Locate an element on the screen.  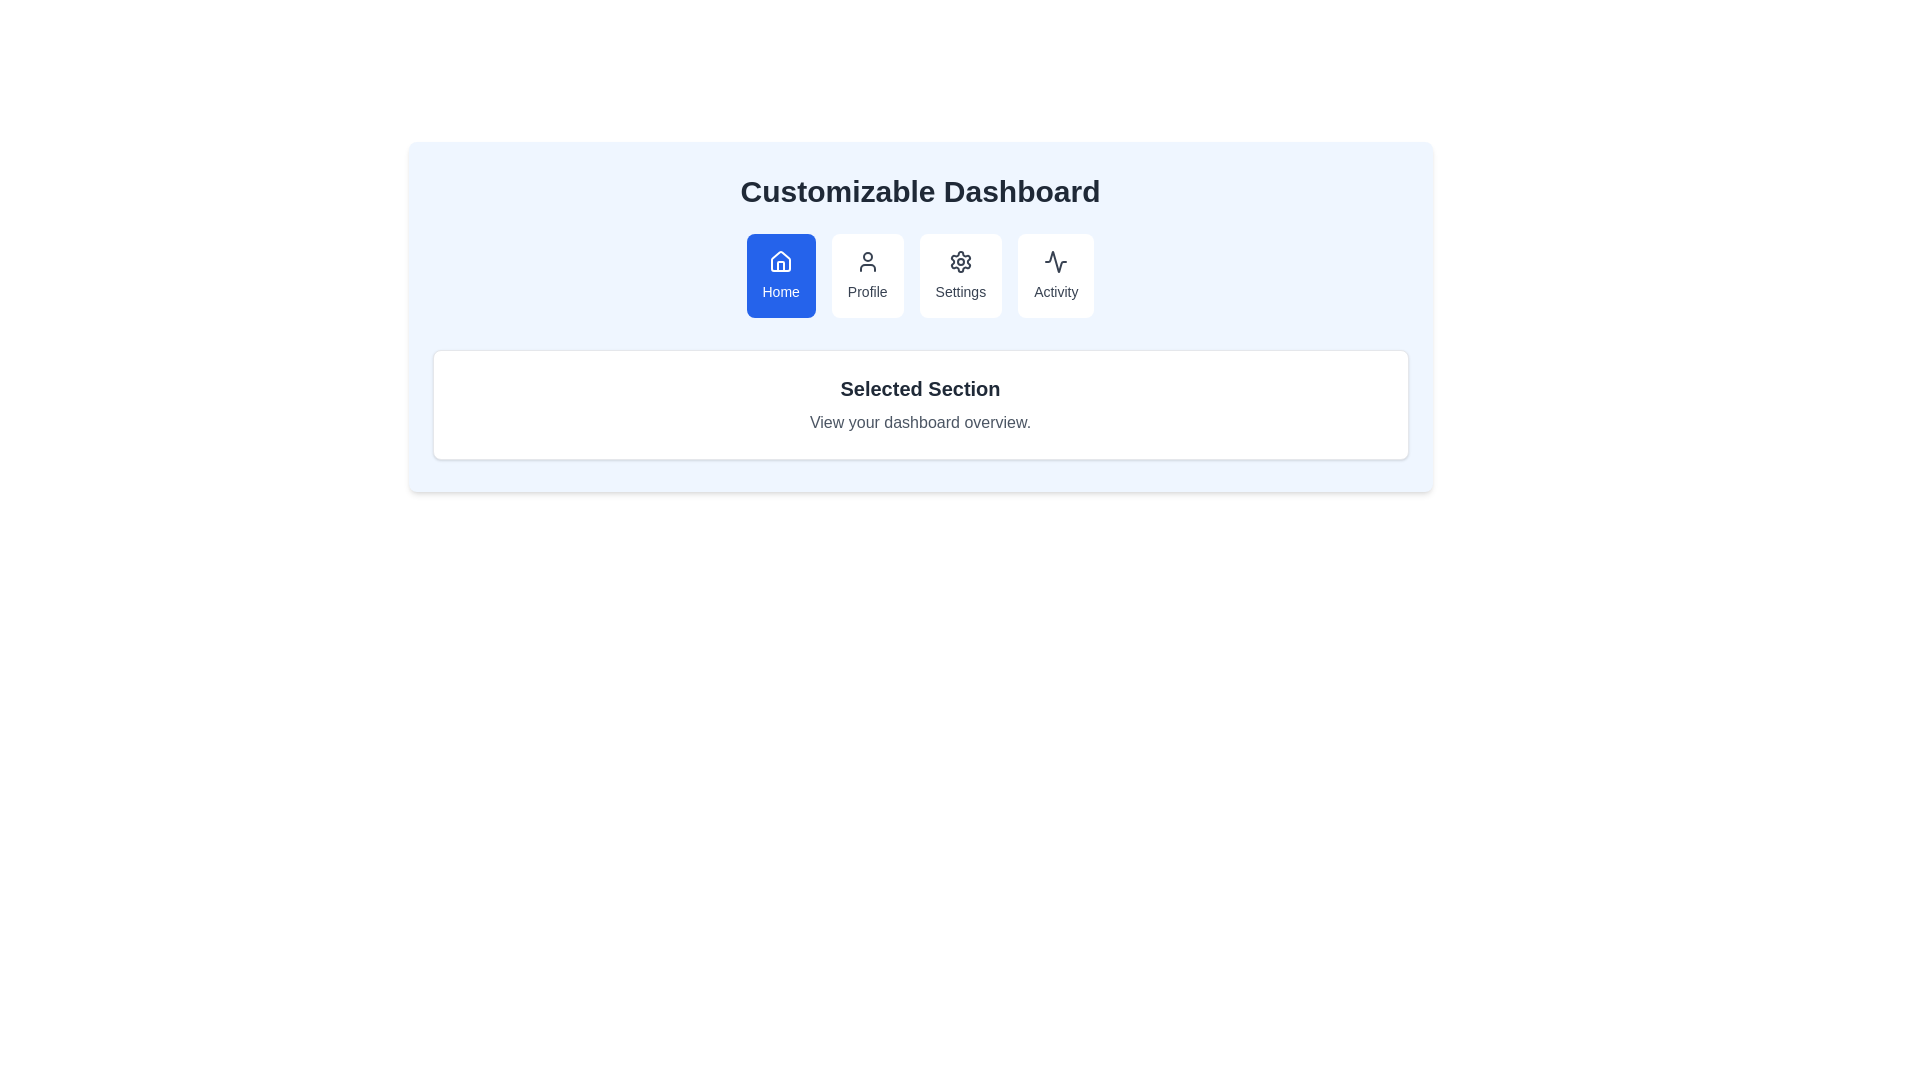
the 'Settings' icon located in the navigation bar is located at coordinates (960, 261).